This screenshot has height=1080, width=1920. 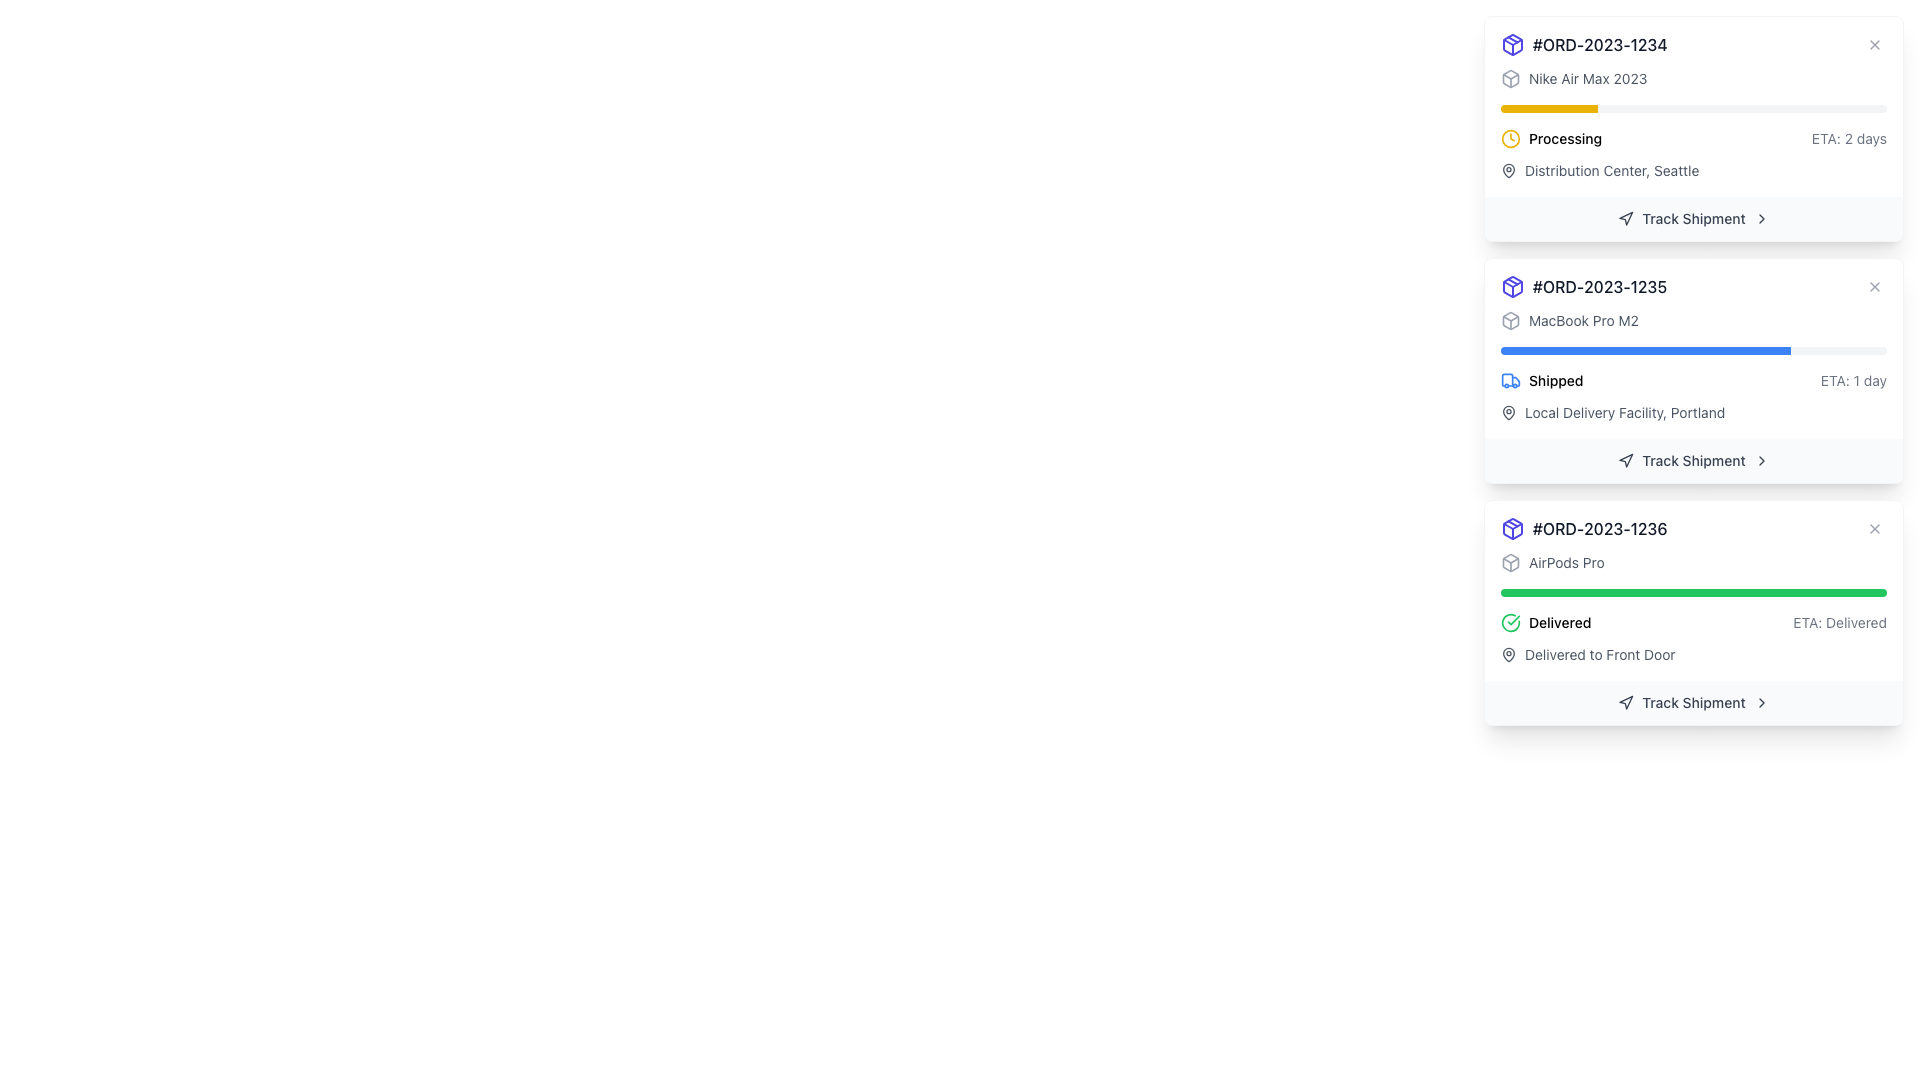 I want to click on the Text label that displays the unique identifier of an order, located at the top-left corner of the order details card, to the right of the parcel icon, so click(x=1600, y=45).